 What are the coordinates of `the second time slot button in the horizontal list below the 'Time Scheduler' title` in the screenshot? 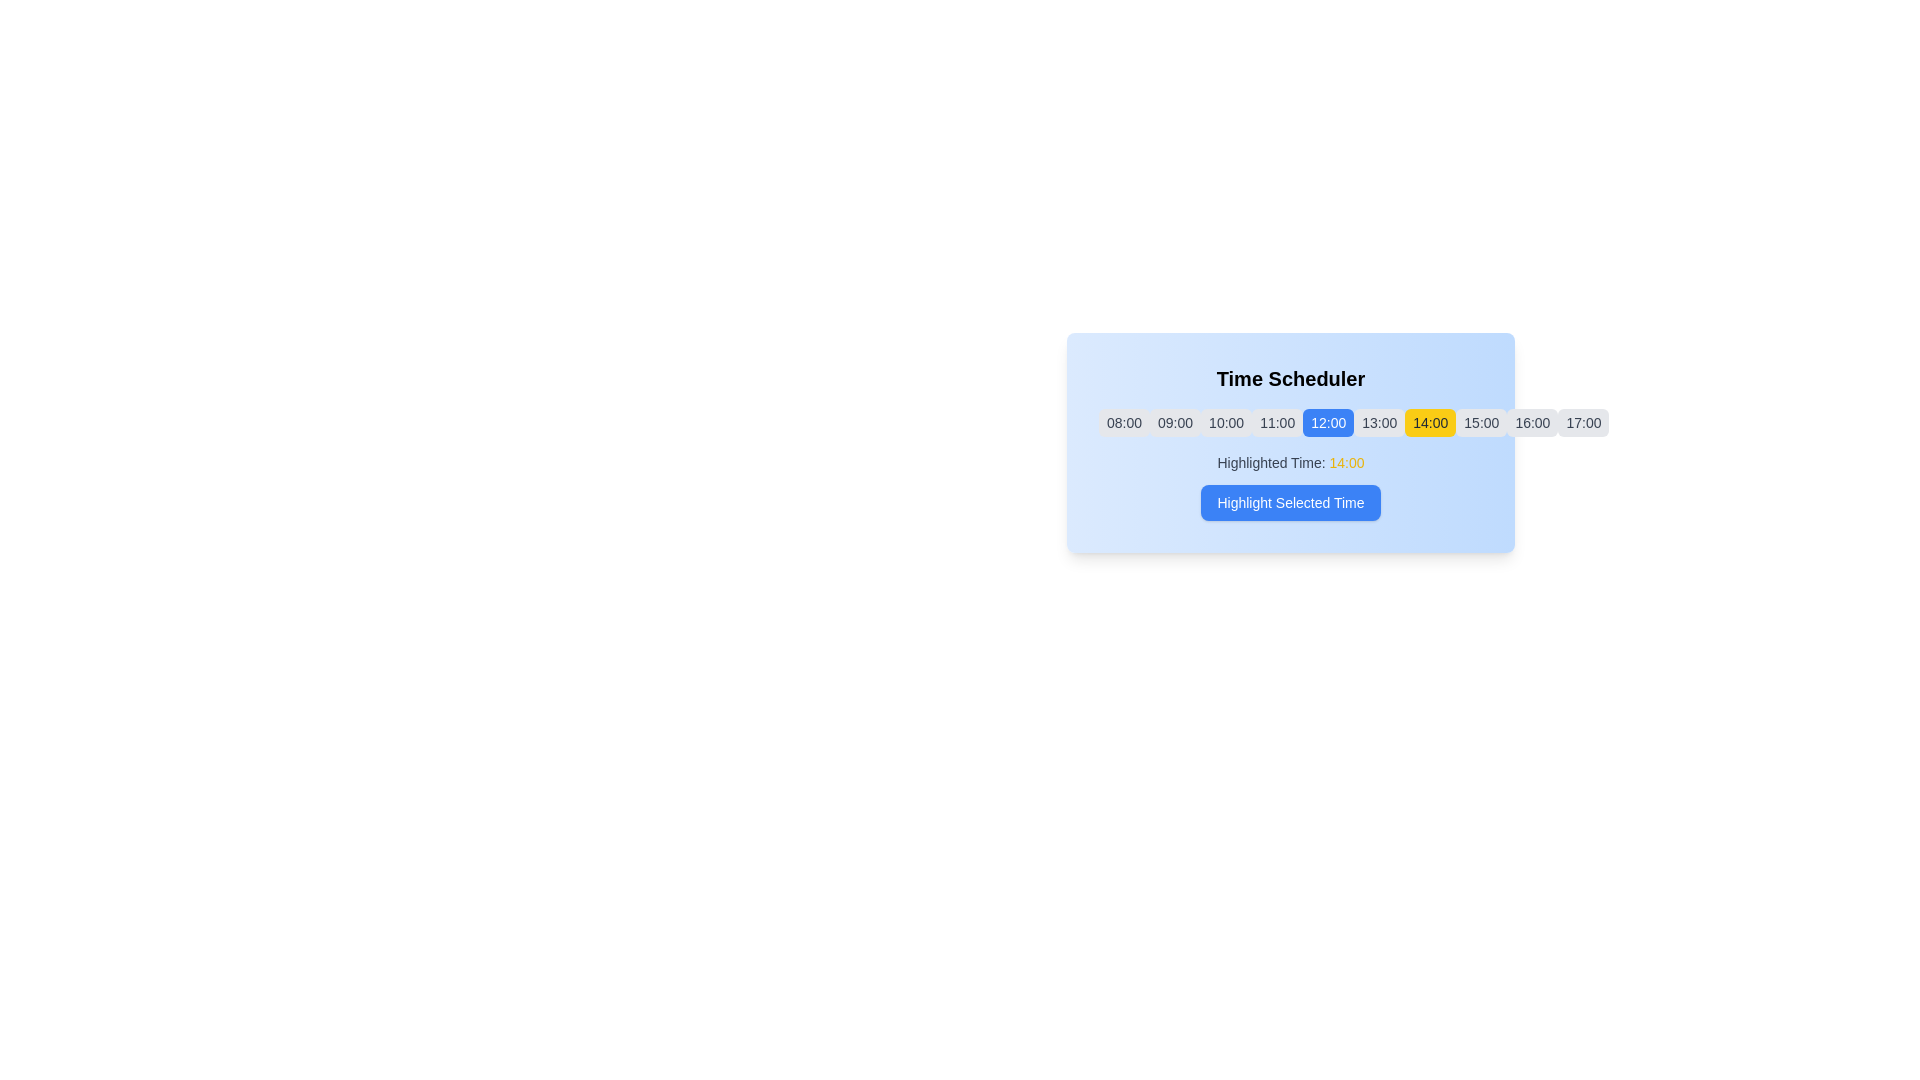 It's located at (1175, 422).